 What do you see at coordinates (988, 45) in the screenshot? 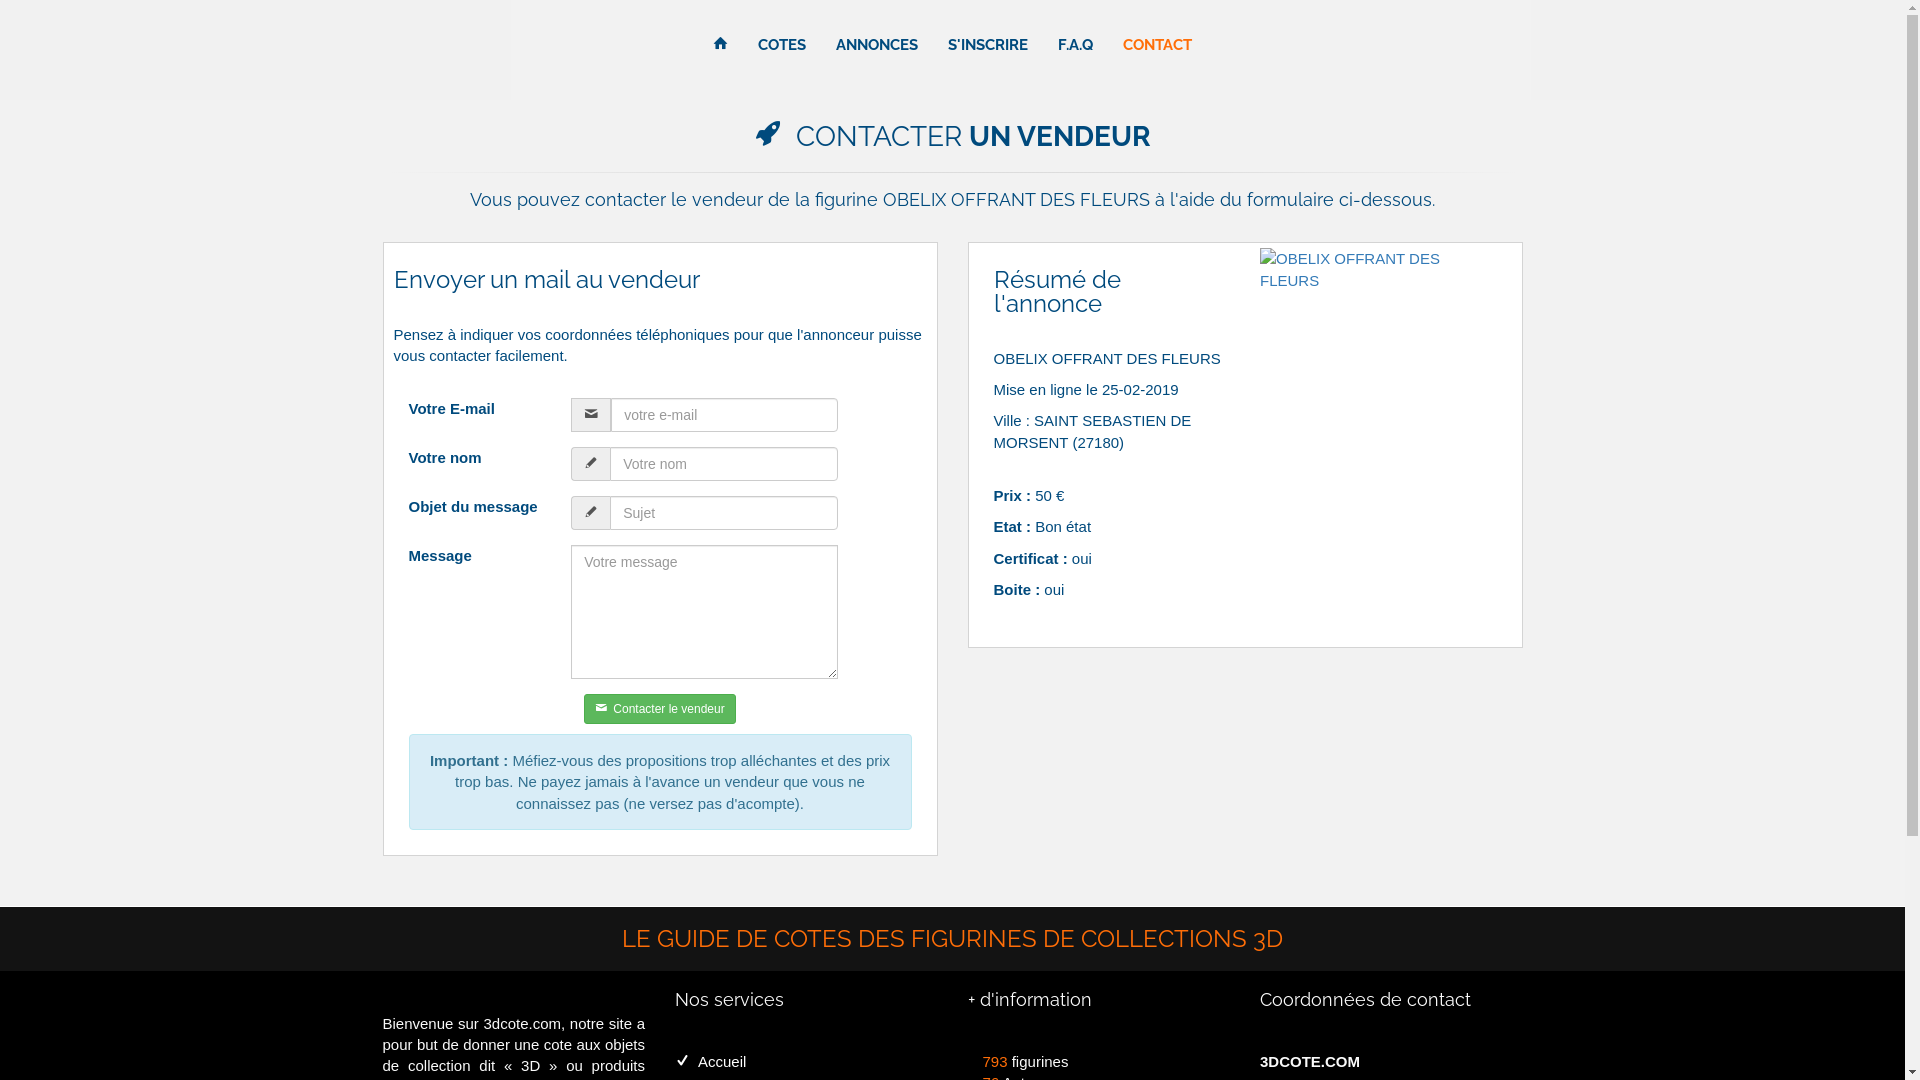
I see `'S'INSCRIRE'` at bounding box center [988, 45].